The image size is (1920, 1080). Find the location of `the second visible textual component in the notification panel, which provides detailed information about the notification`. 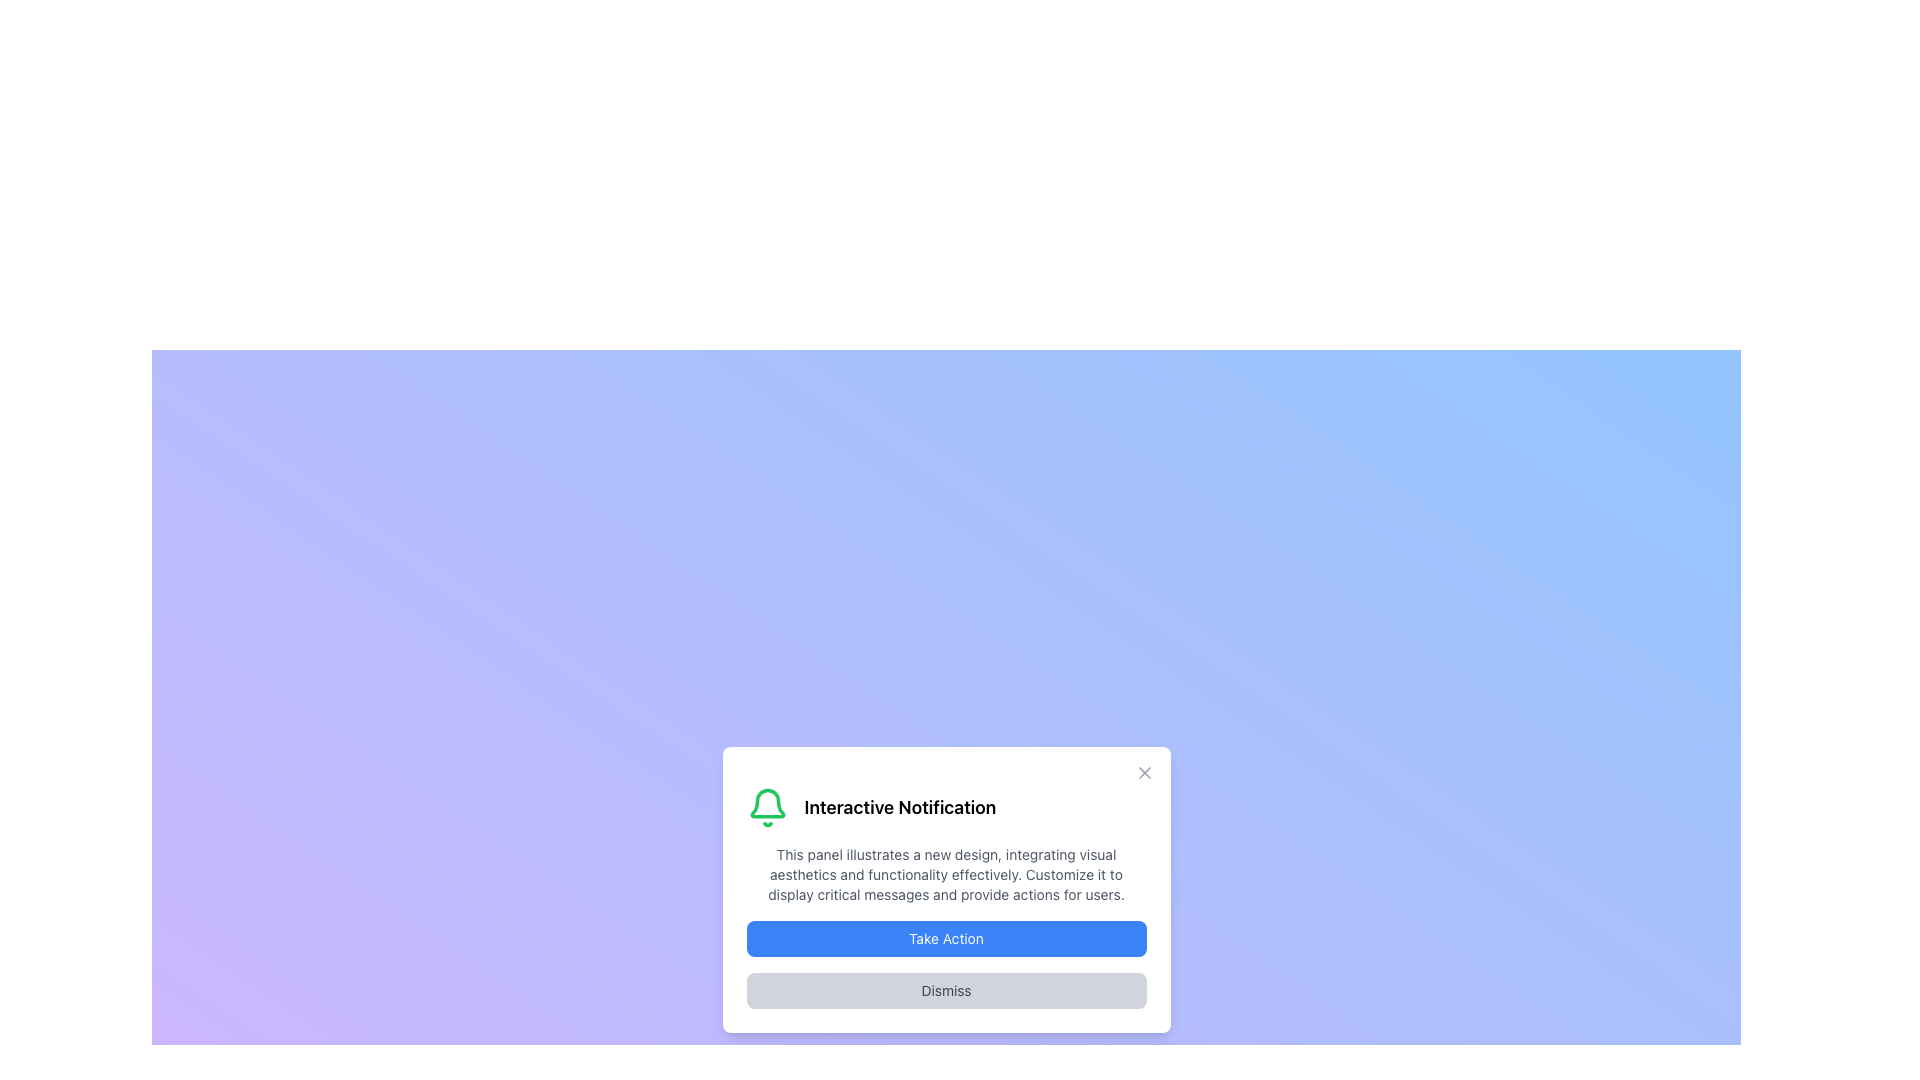

the second visible textual component in the notification panel, which provides detailed information about the notification is located at coordinates (945, 874).